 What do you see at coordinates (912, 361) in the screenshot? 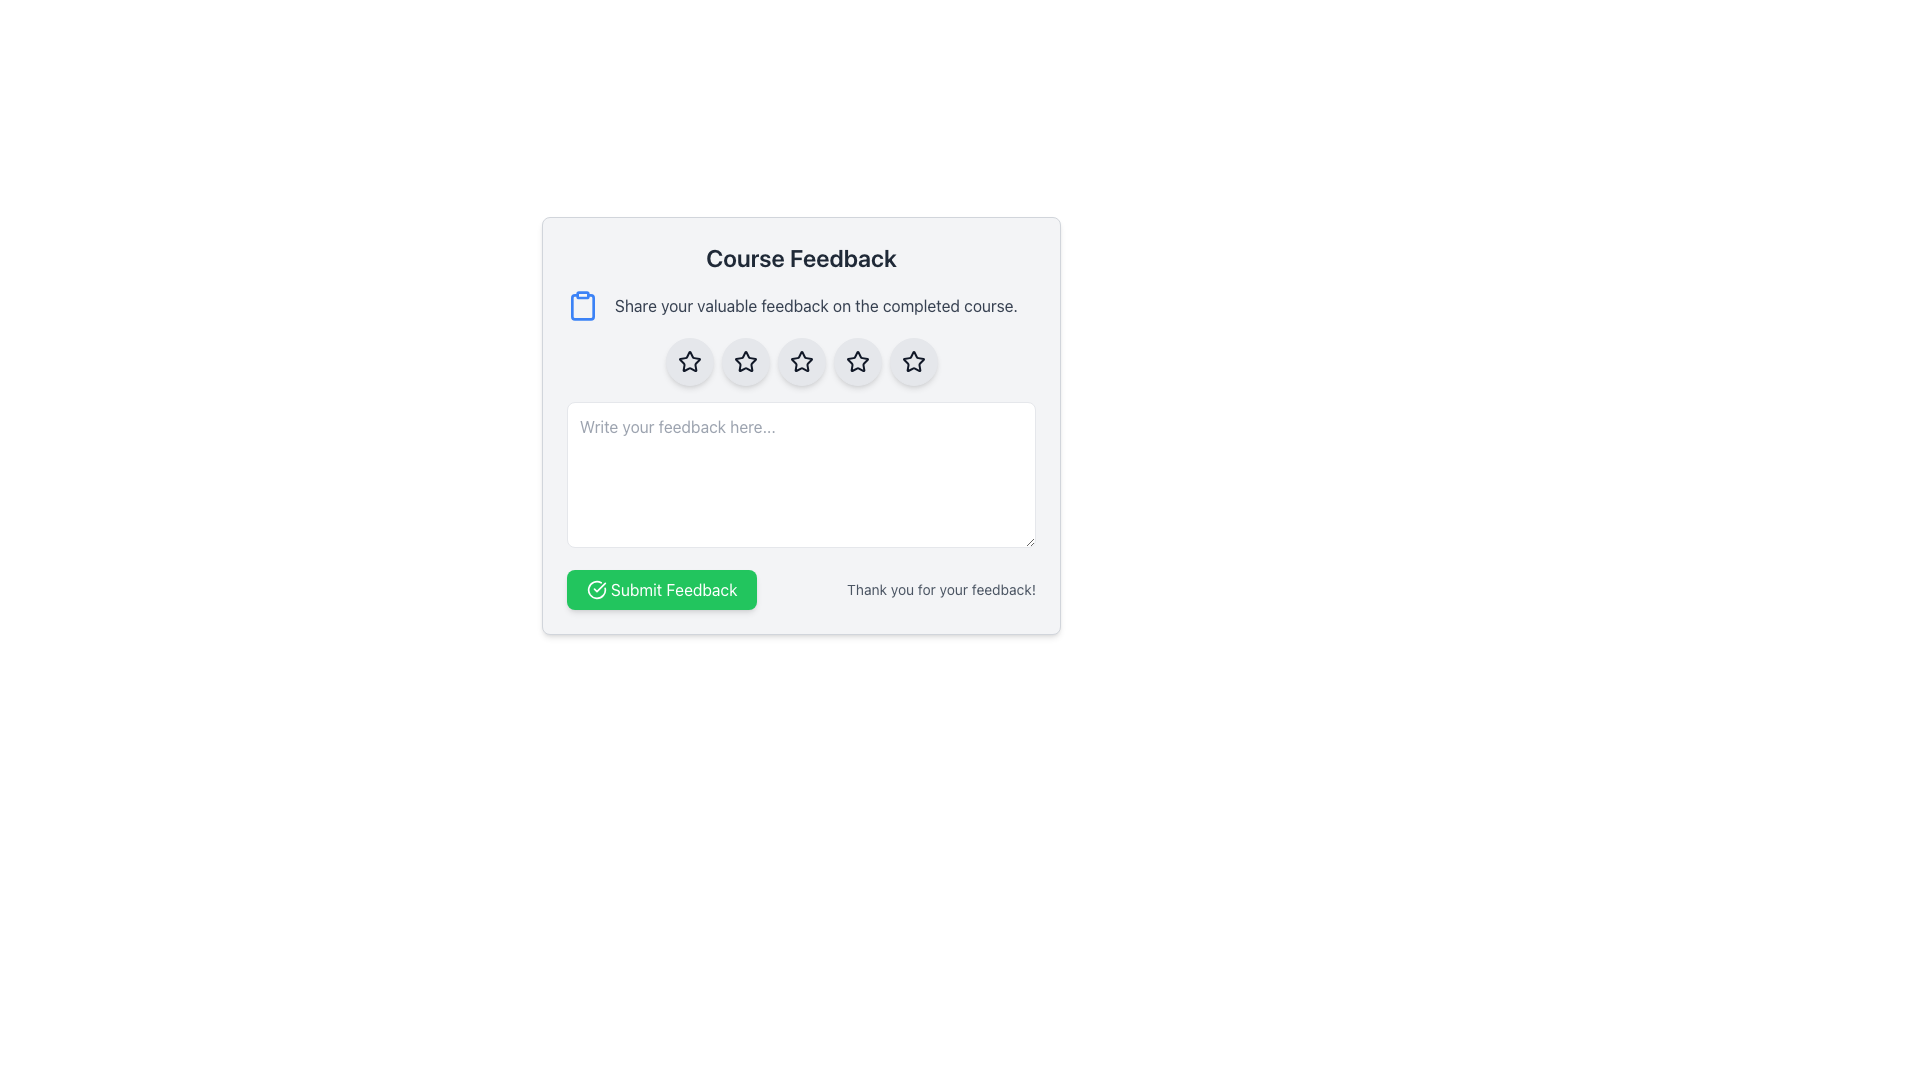
I see `the fifth star icon in the row of rating stars` at bounding box center [912, 361].